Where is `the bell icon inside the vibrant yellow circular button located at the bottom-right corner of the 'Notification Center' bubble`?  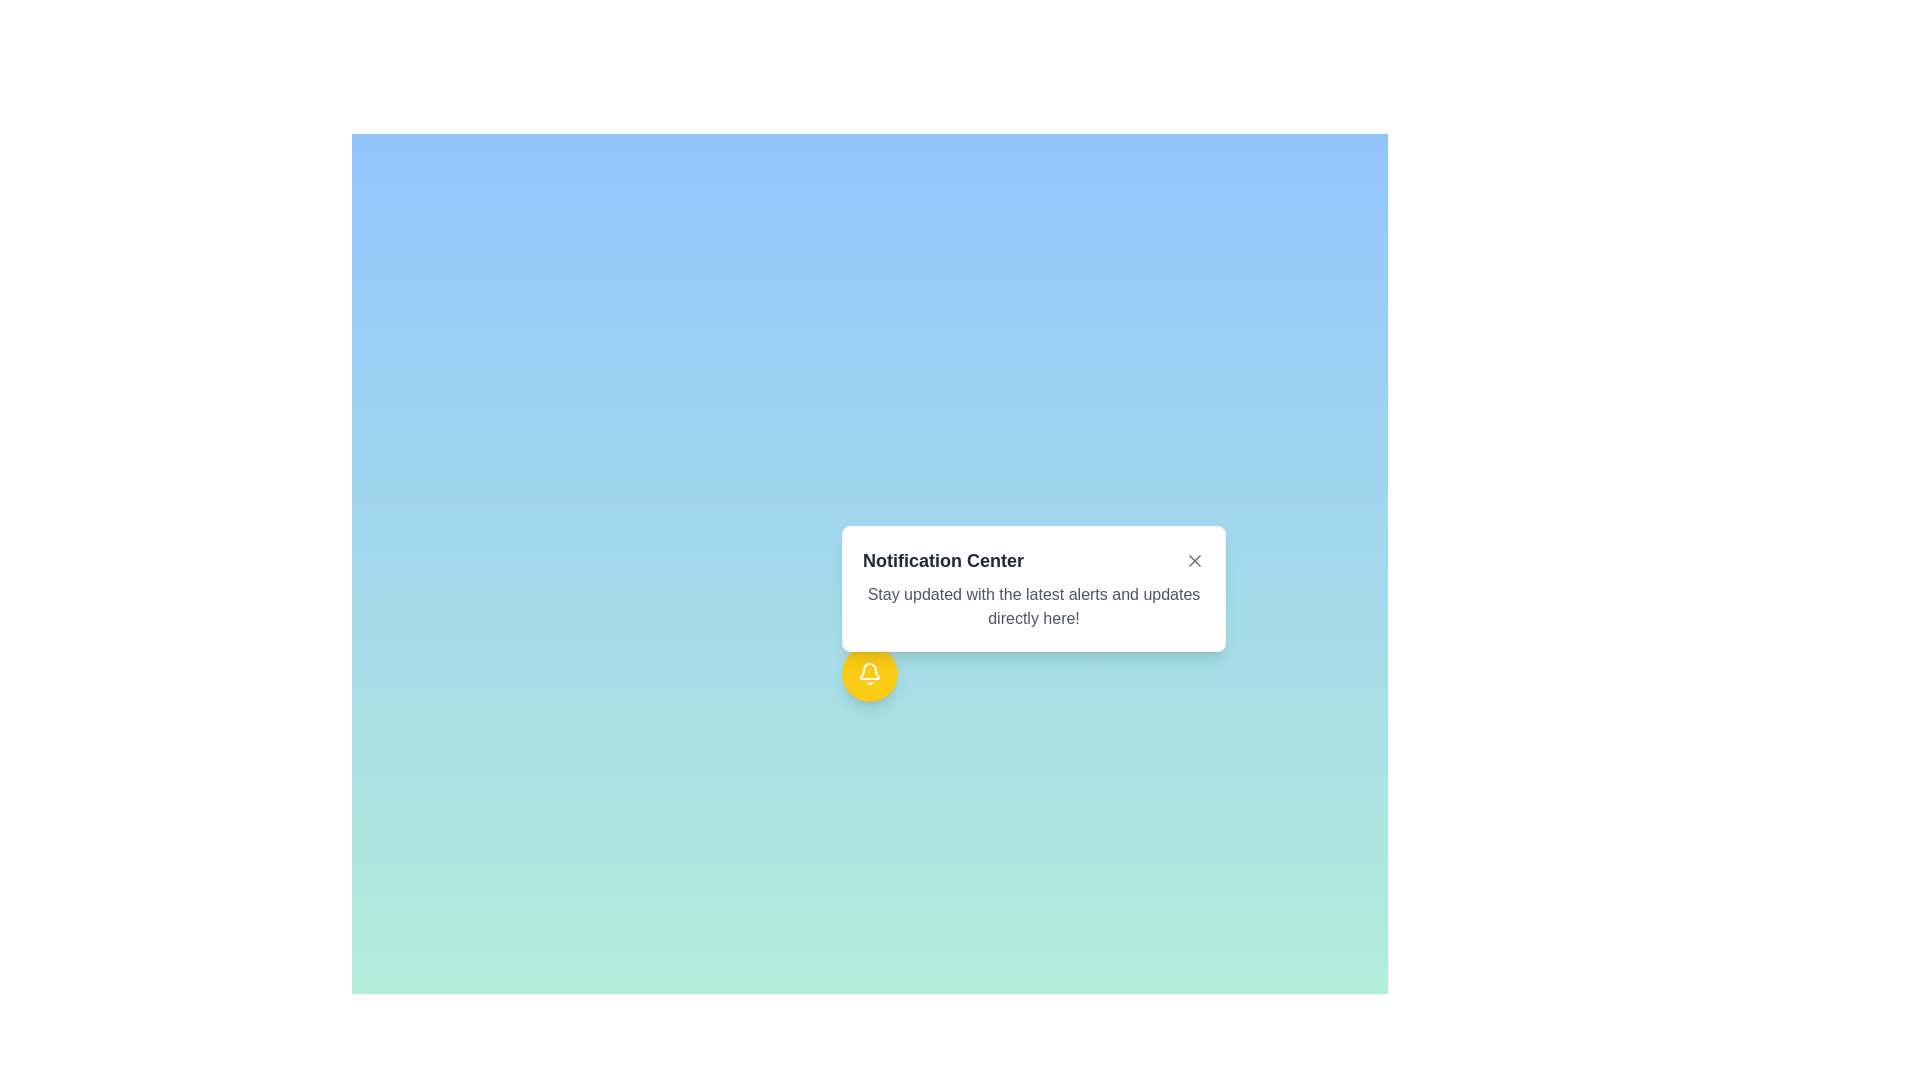 the bell icon inside the vibrant yellow circular button located at the bottom-right corner of the 'Notification Center' bubble is located at coordinates (869, 674).